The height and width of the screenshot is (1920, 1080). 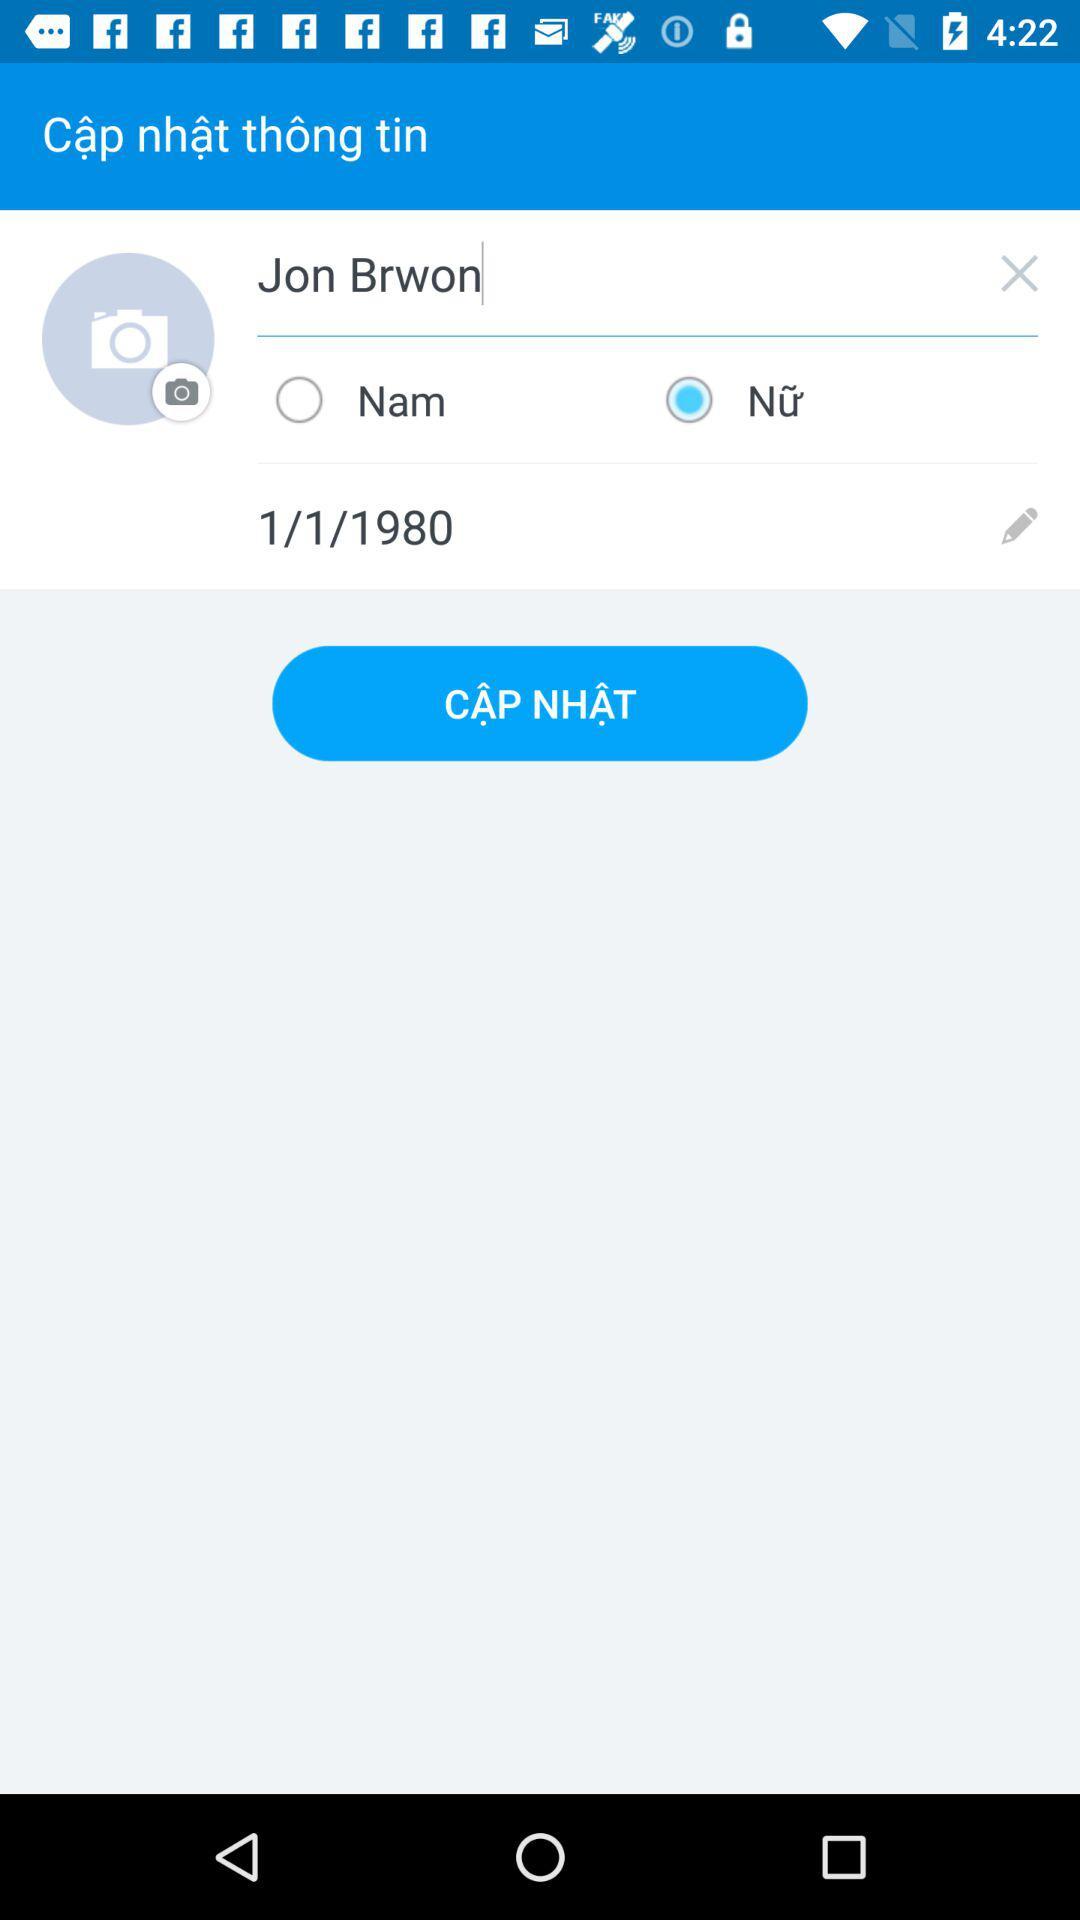 What do you see at coordinates (647, 272) in the screenshot?
I see `the jon brwon icon` at bounding box center [647, 272].